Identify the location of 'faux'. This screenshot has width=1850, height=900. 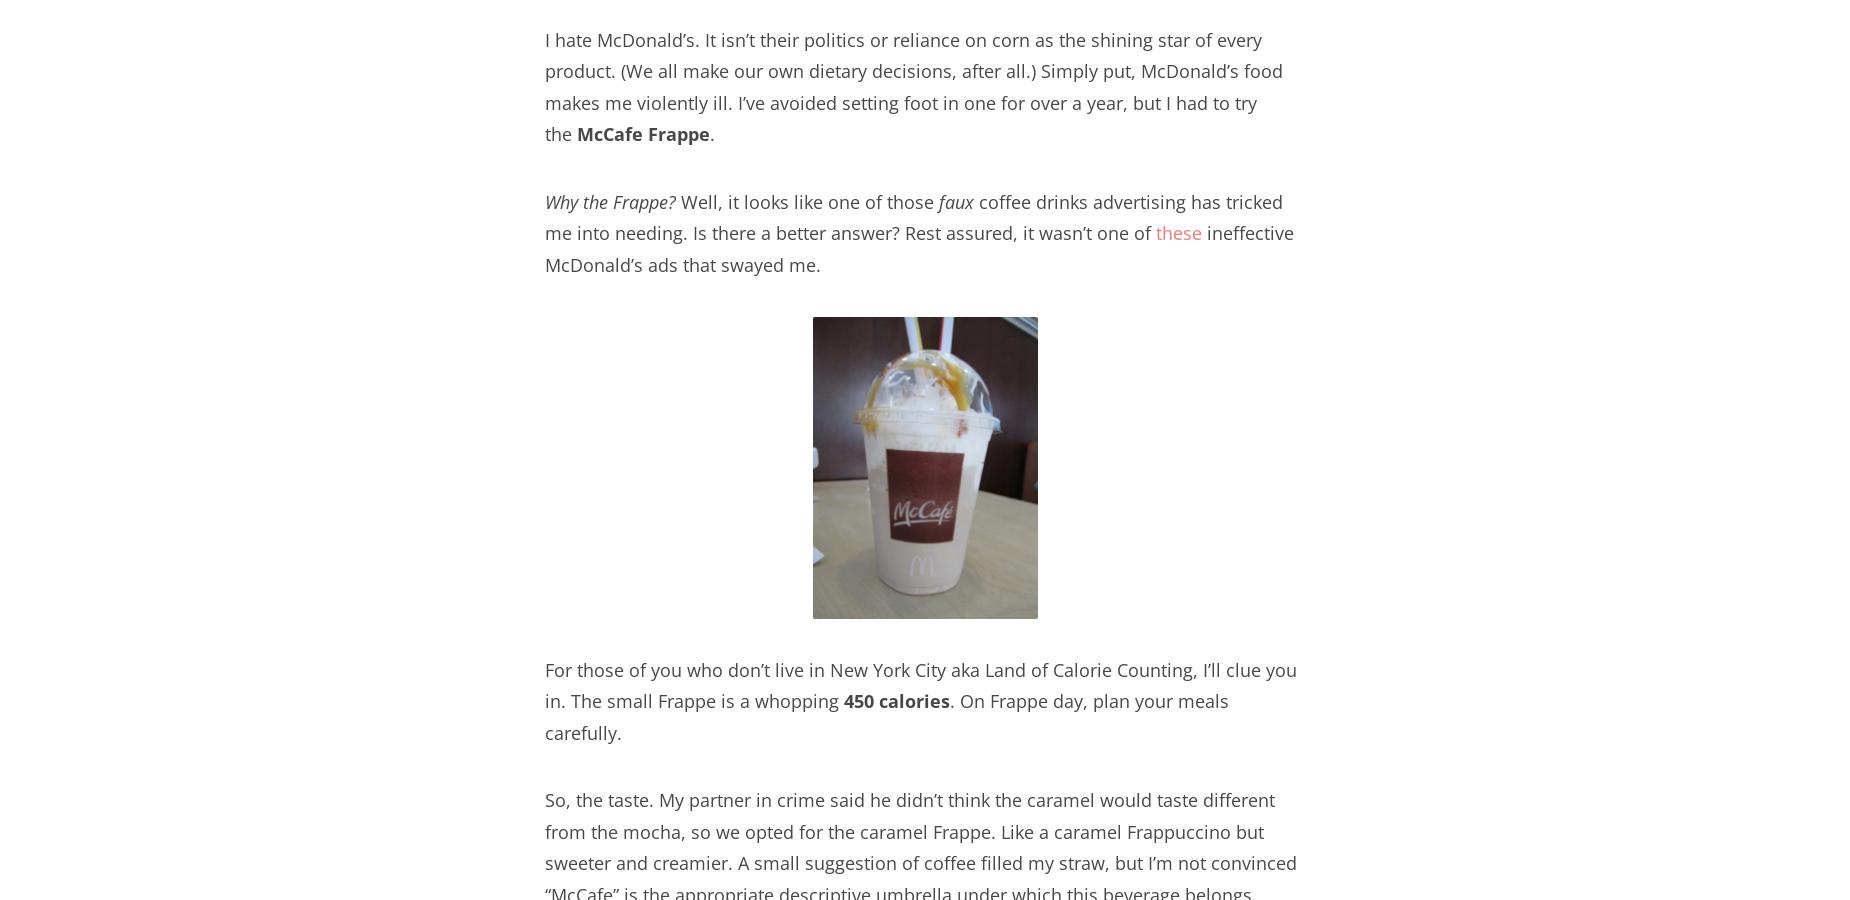
(955, 200).